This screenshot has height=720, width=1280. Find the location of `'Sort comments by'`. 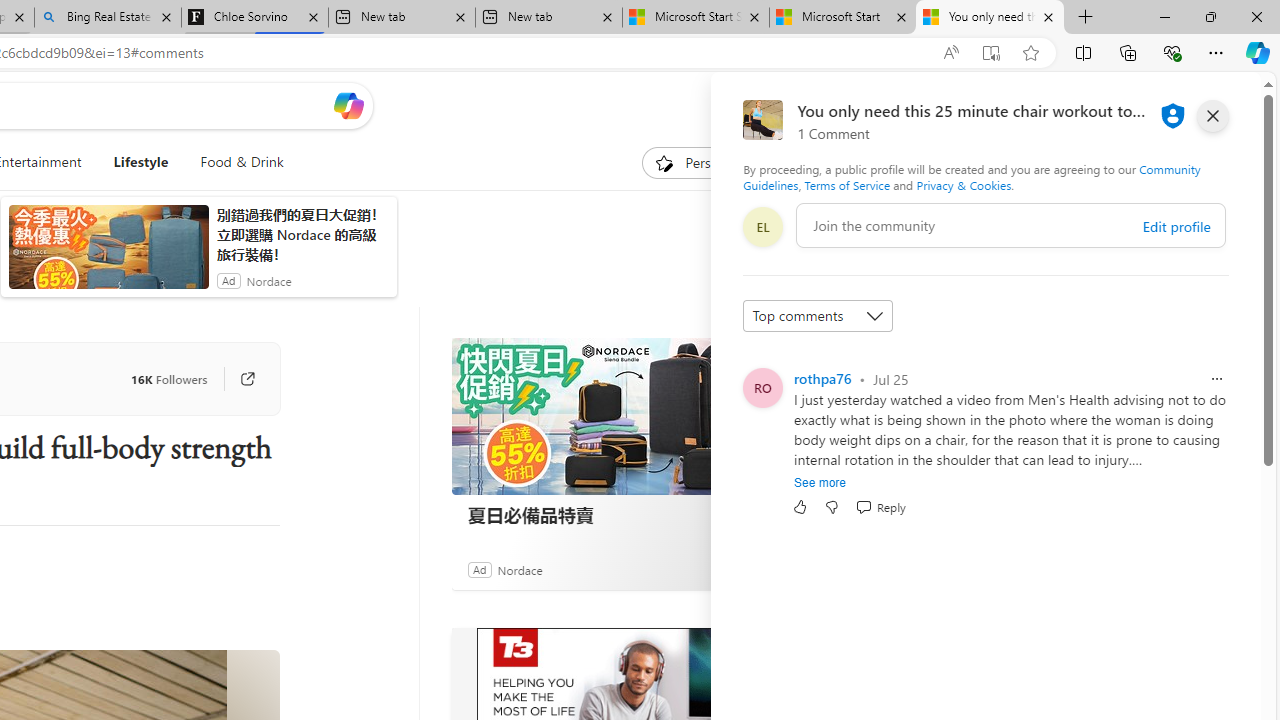

'Sort comments by' is located at coordinates (817, 315).